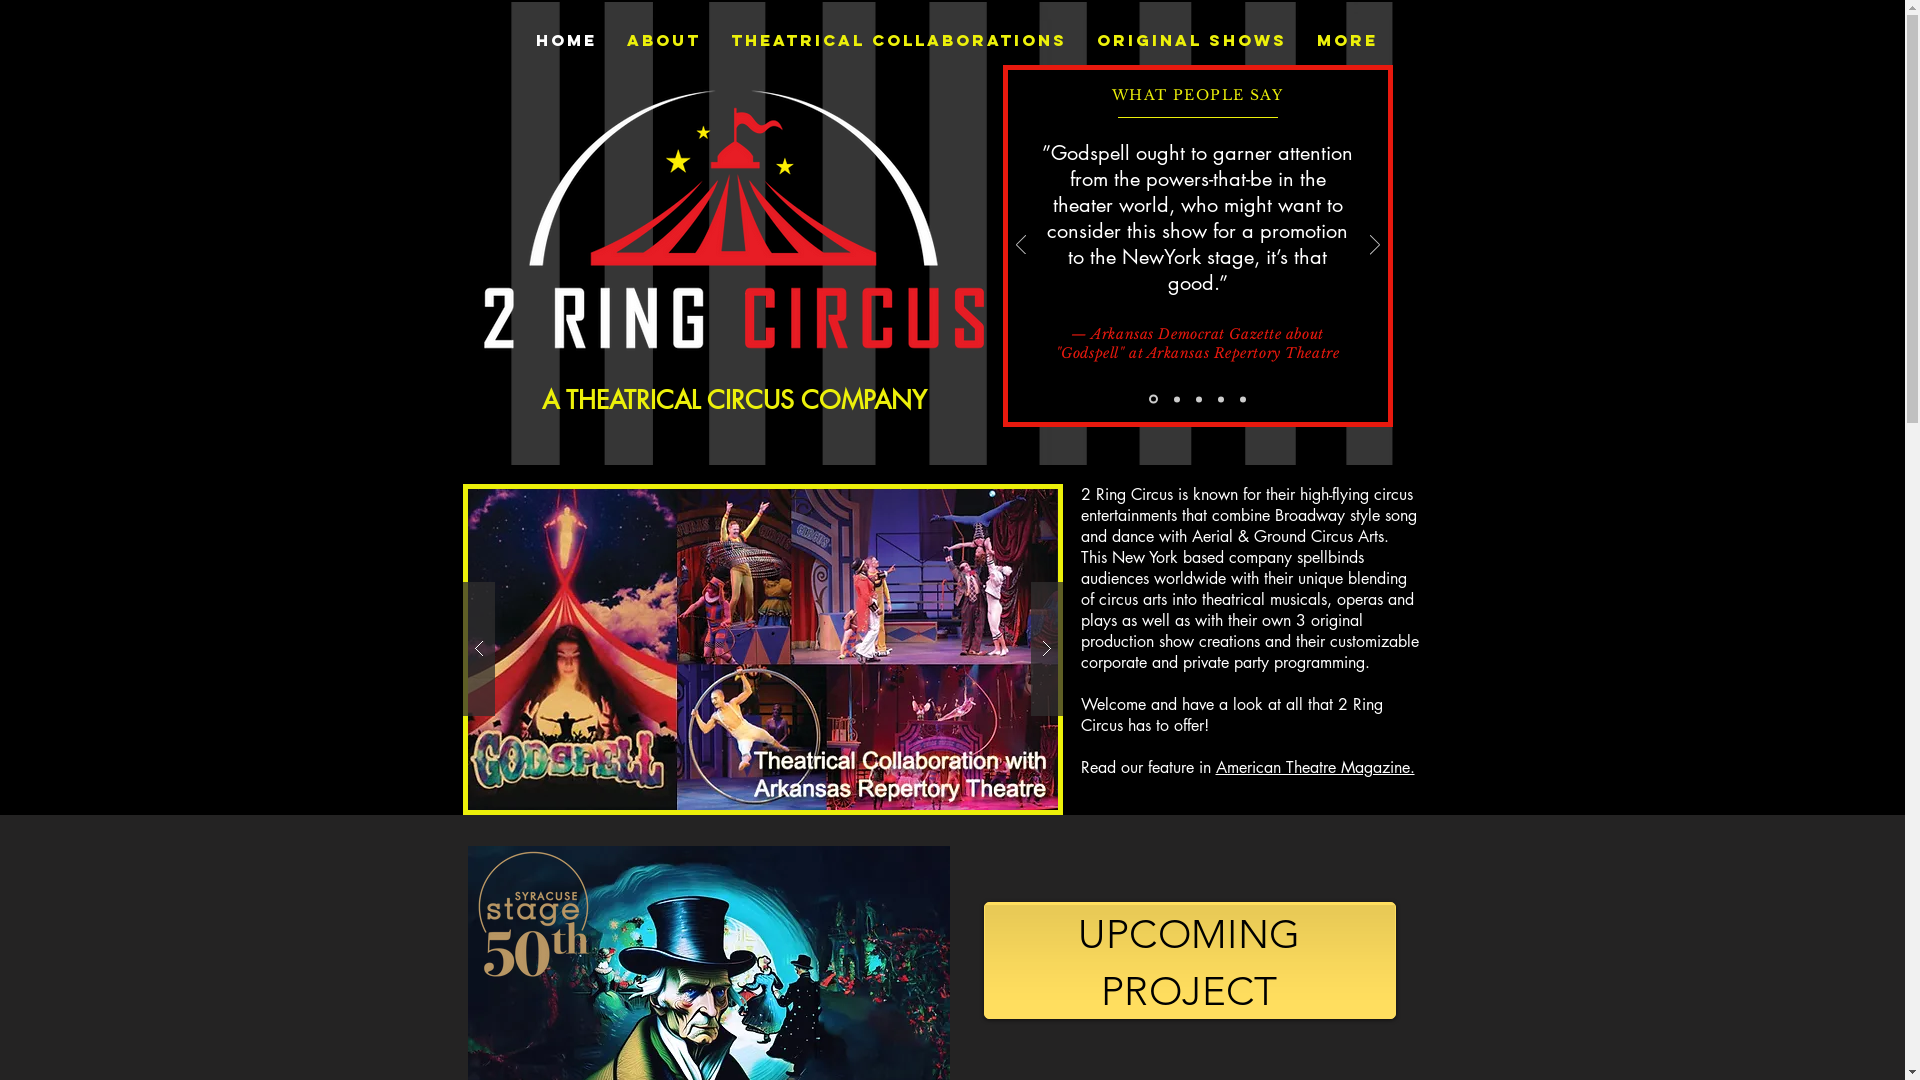 Image resolution: width=1920 pixels, height=1080 pixels. Describe the element at coordinates (733, 400) in the screenshot. I see `'A THEATRICAL CIRCUS COMPANY'` at that location.